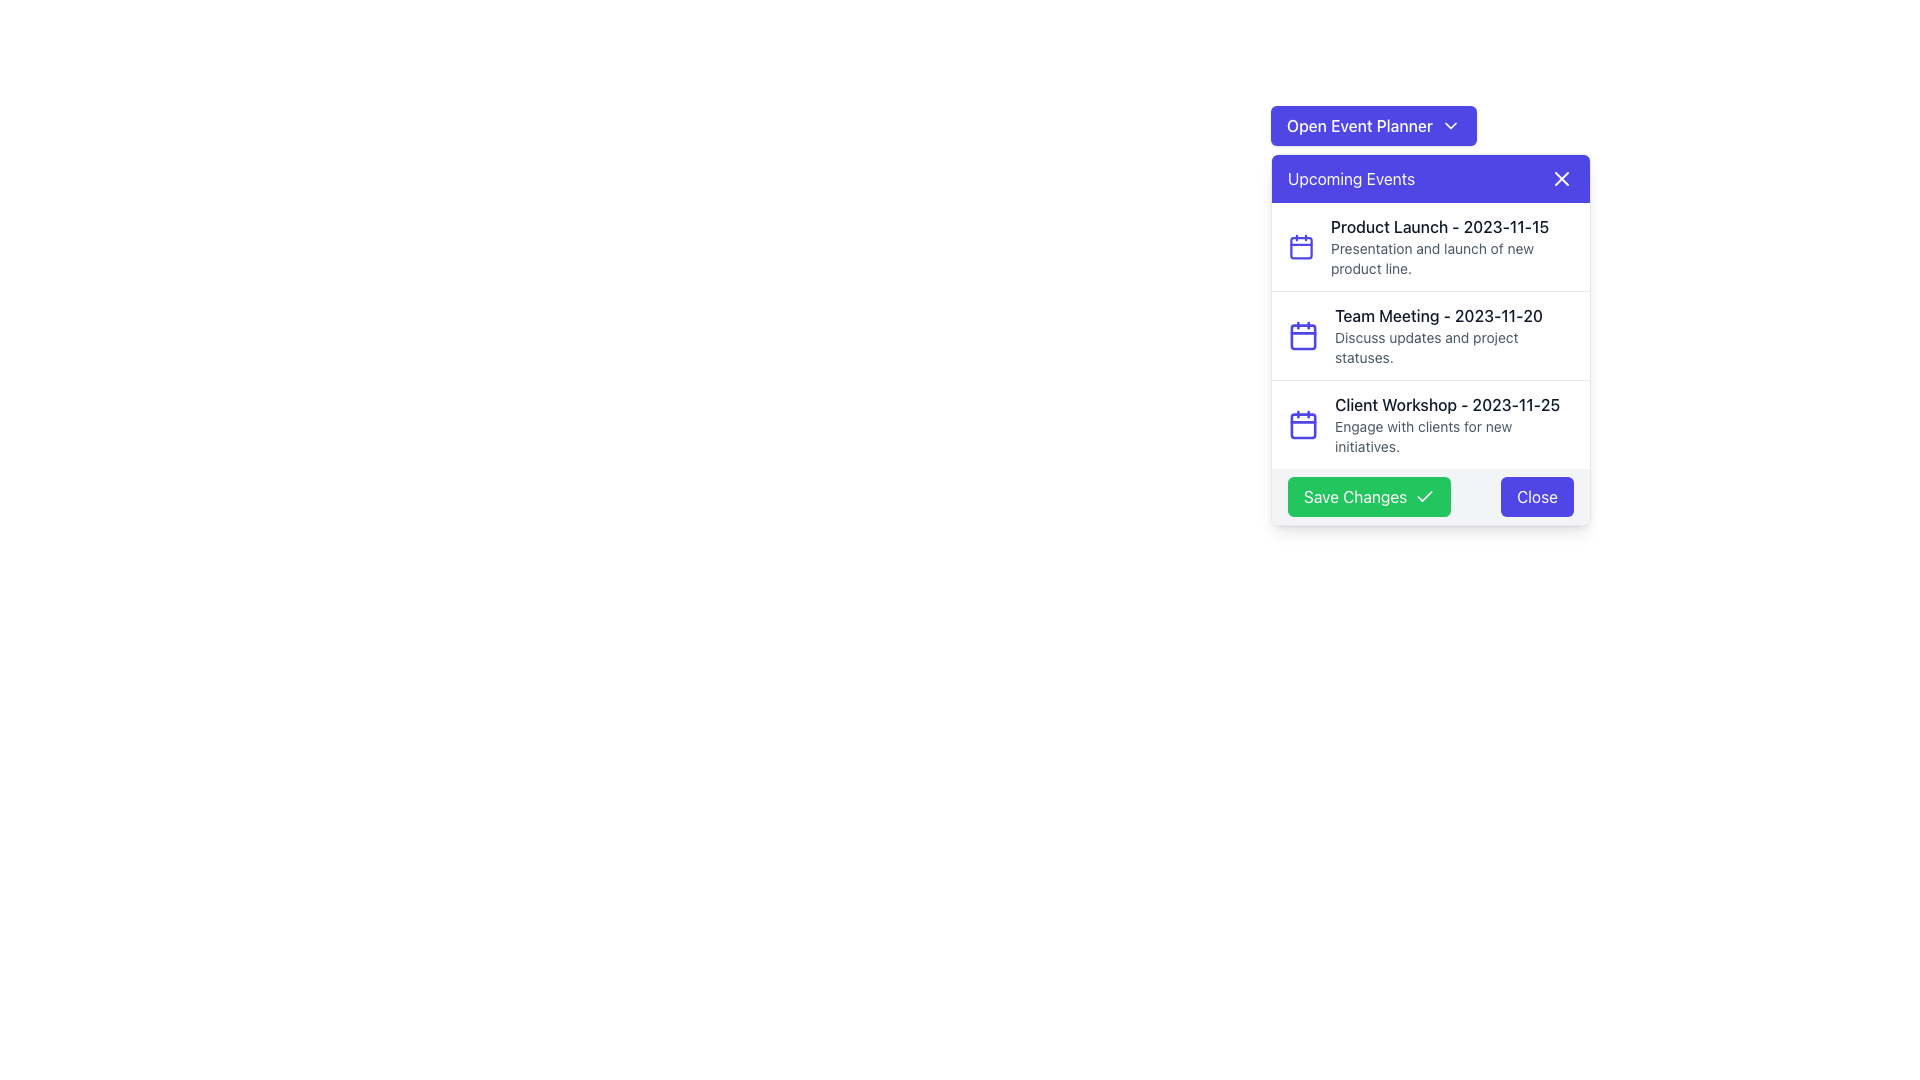 The image size is (1920, 1080). Describe the element at coordinates (1452, 226) in the screenshot. I see `text from the header label of the first event in the 'Upcoming Events' panel, which identifies the event and its date` at that location.